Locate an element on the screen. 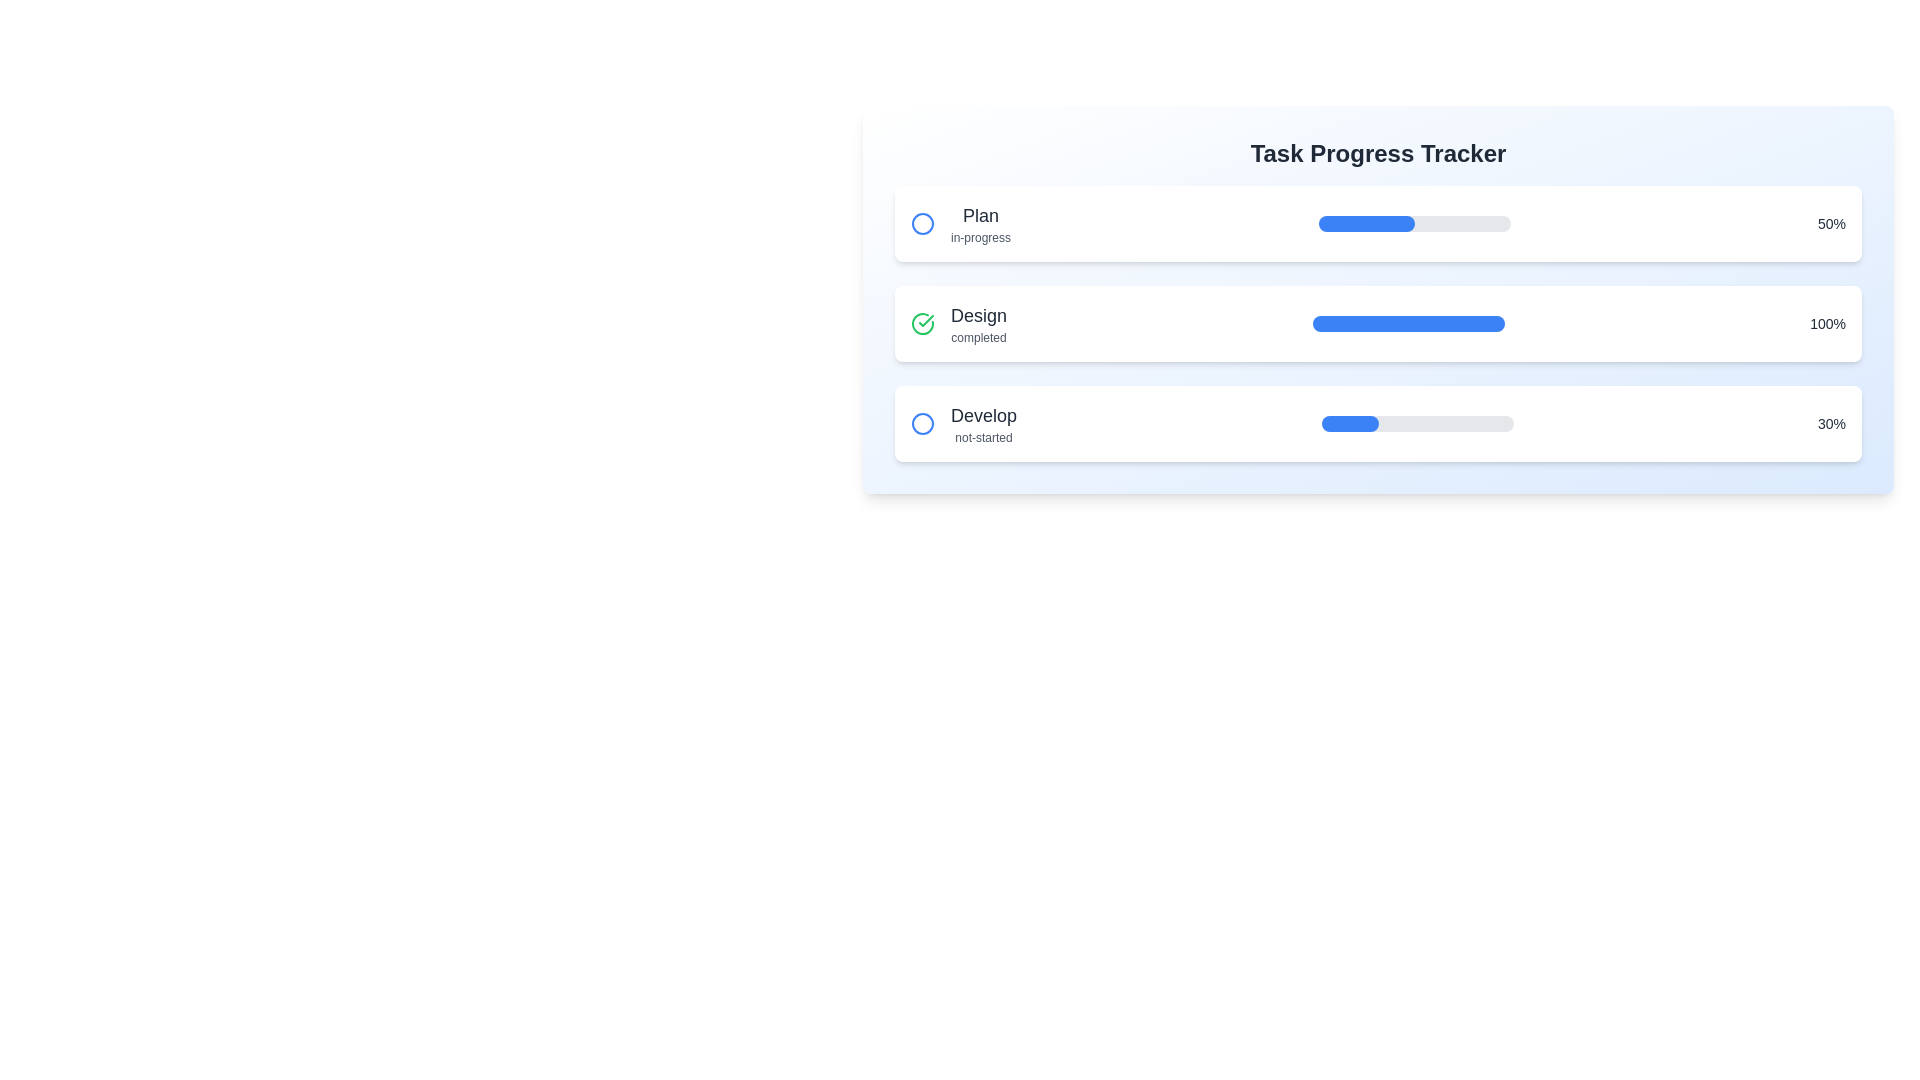 The height and width of the screenshot is (1080, 1920). text from the multi-line Text Label indicating the progress status of the task 'Develop' as 'not-started', located in the lower section of the 'Task Progress Tracker' is located at coordinates (983, 423).